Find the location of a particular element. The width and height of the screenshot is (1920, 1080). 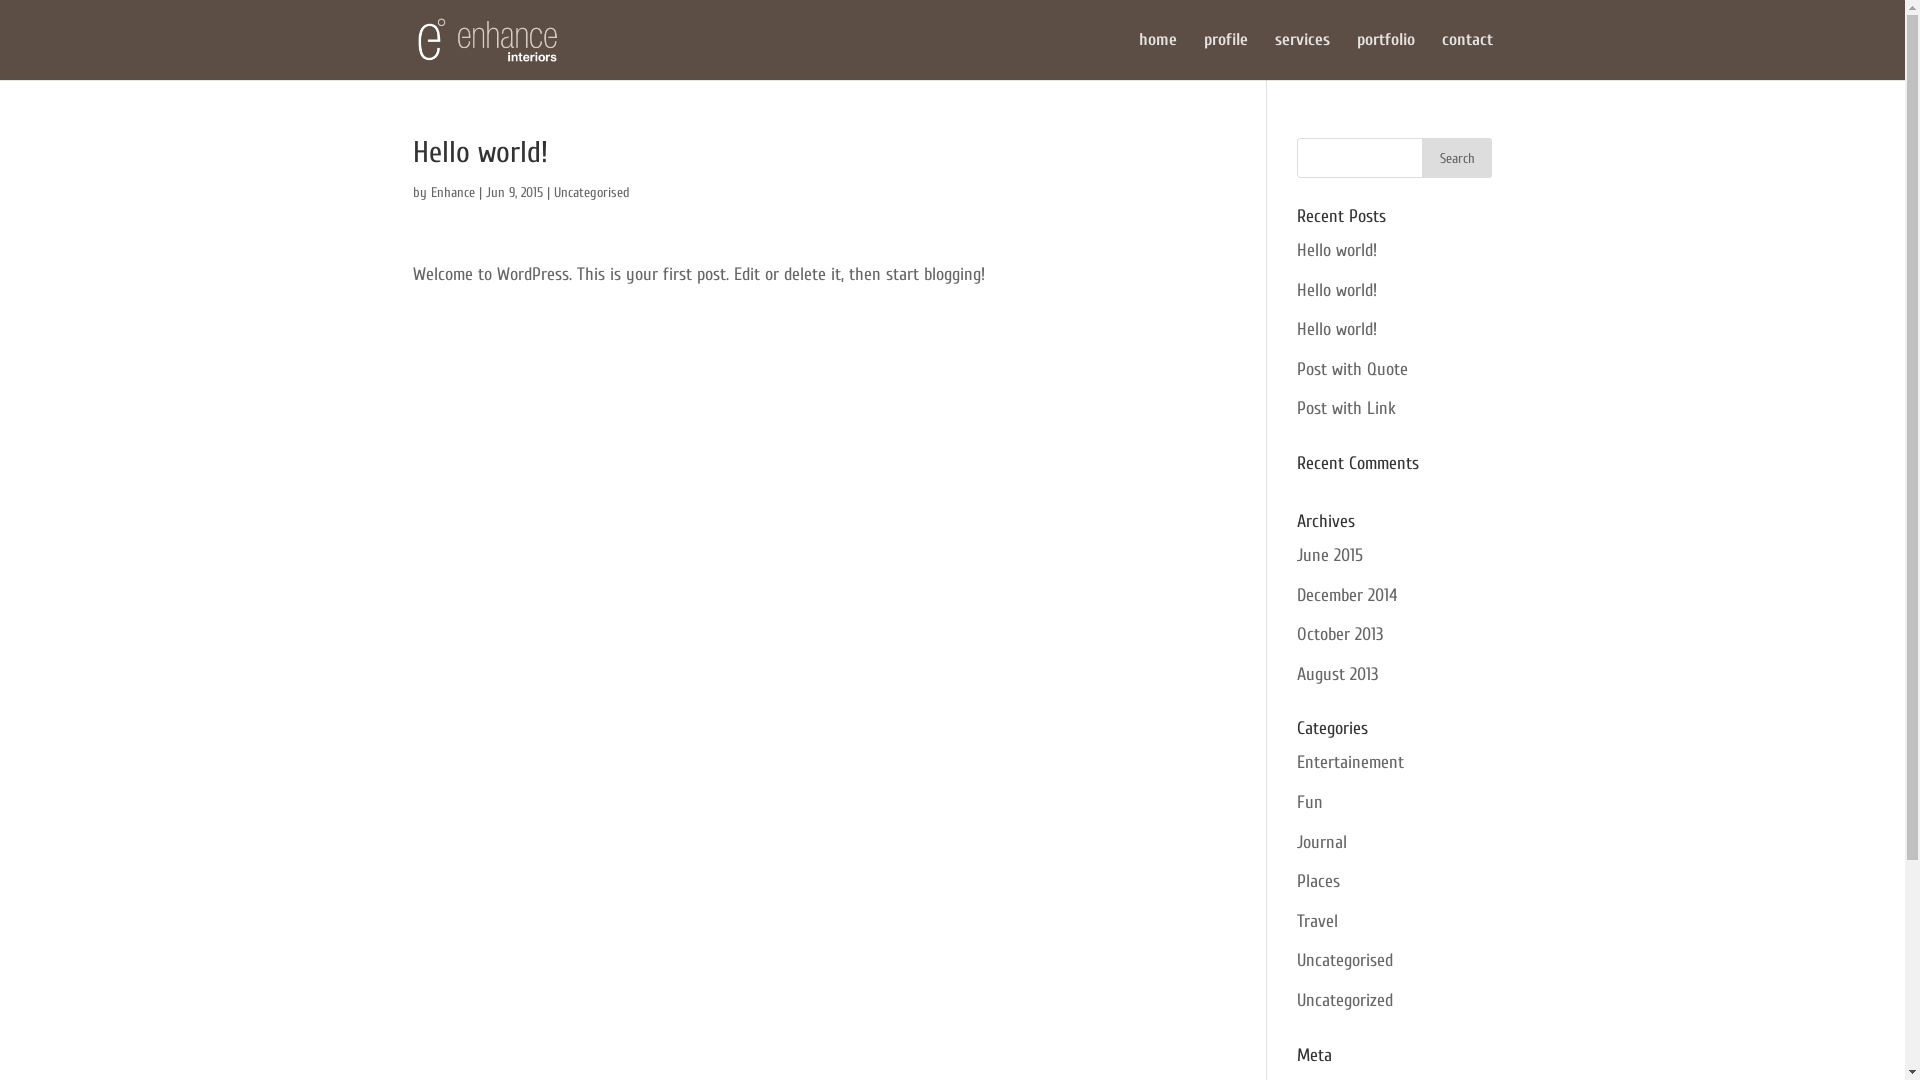

'Post with Link' is located at coordinates (1346, 407).